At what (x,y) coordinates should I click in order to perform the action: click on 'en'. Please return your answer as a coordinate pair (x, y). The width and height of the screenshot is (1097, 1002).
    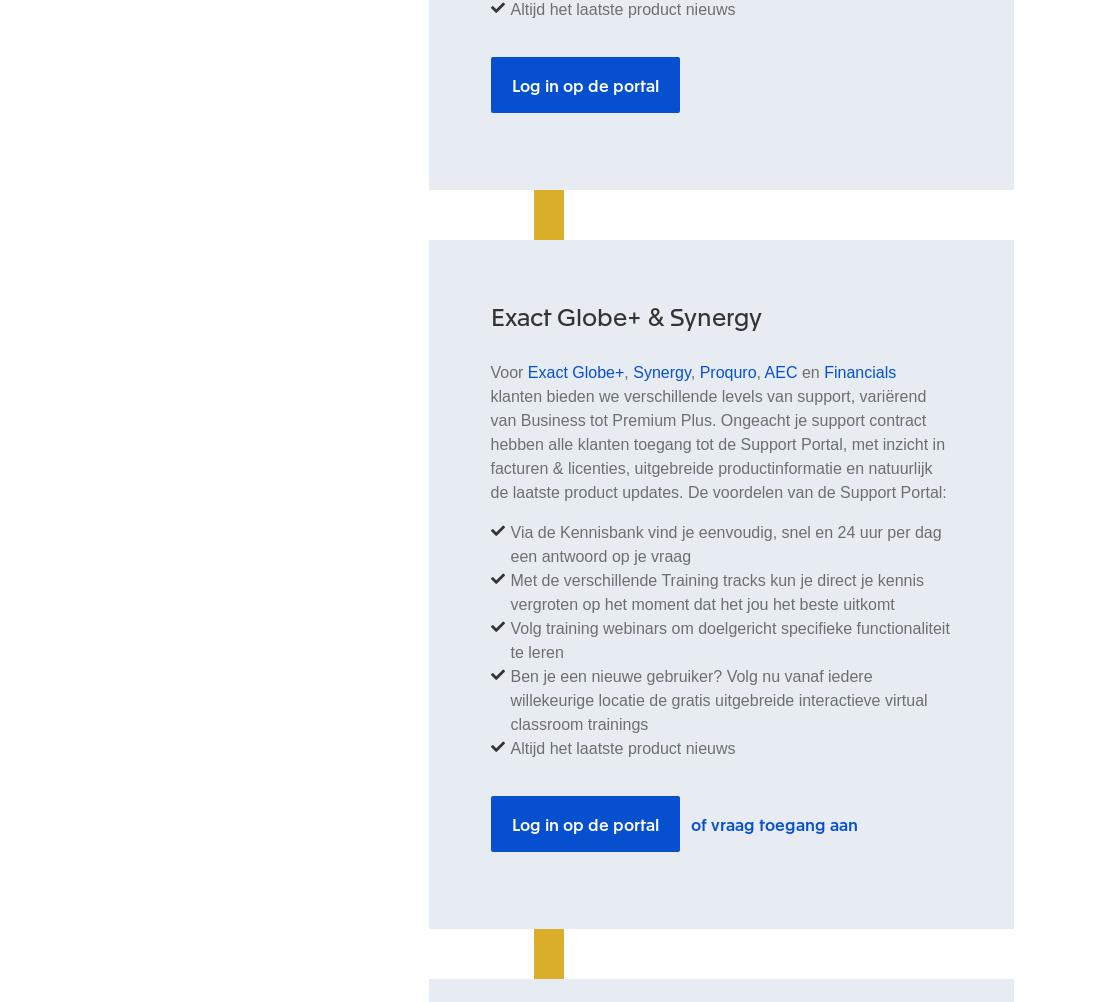
    Looking at the image, I should click on (810, 371).